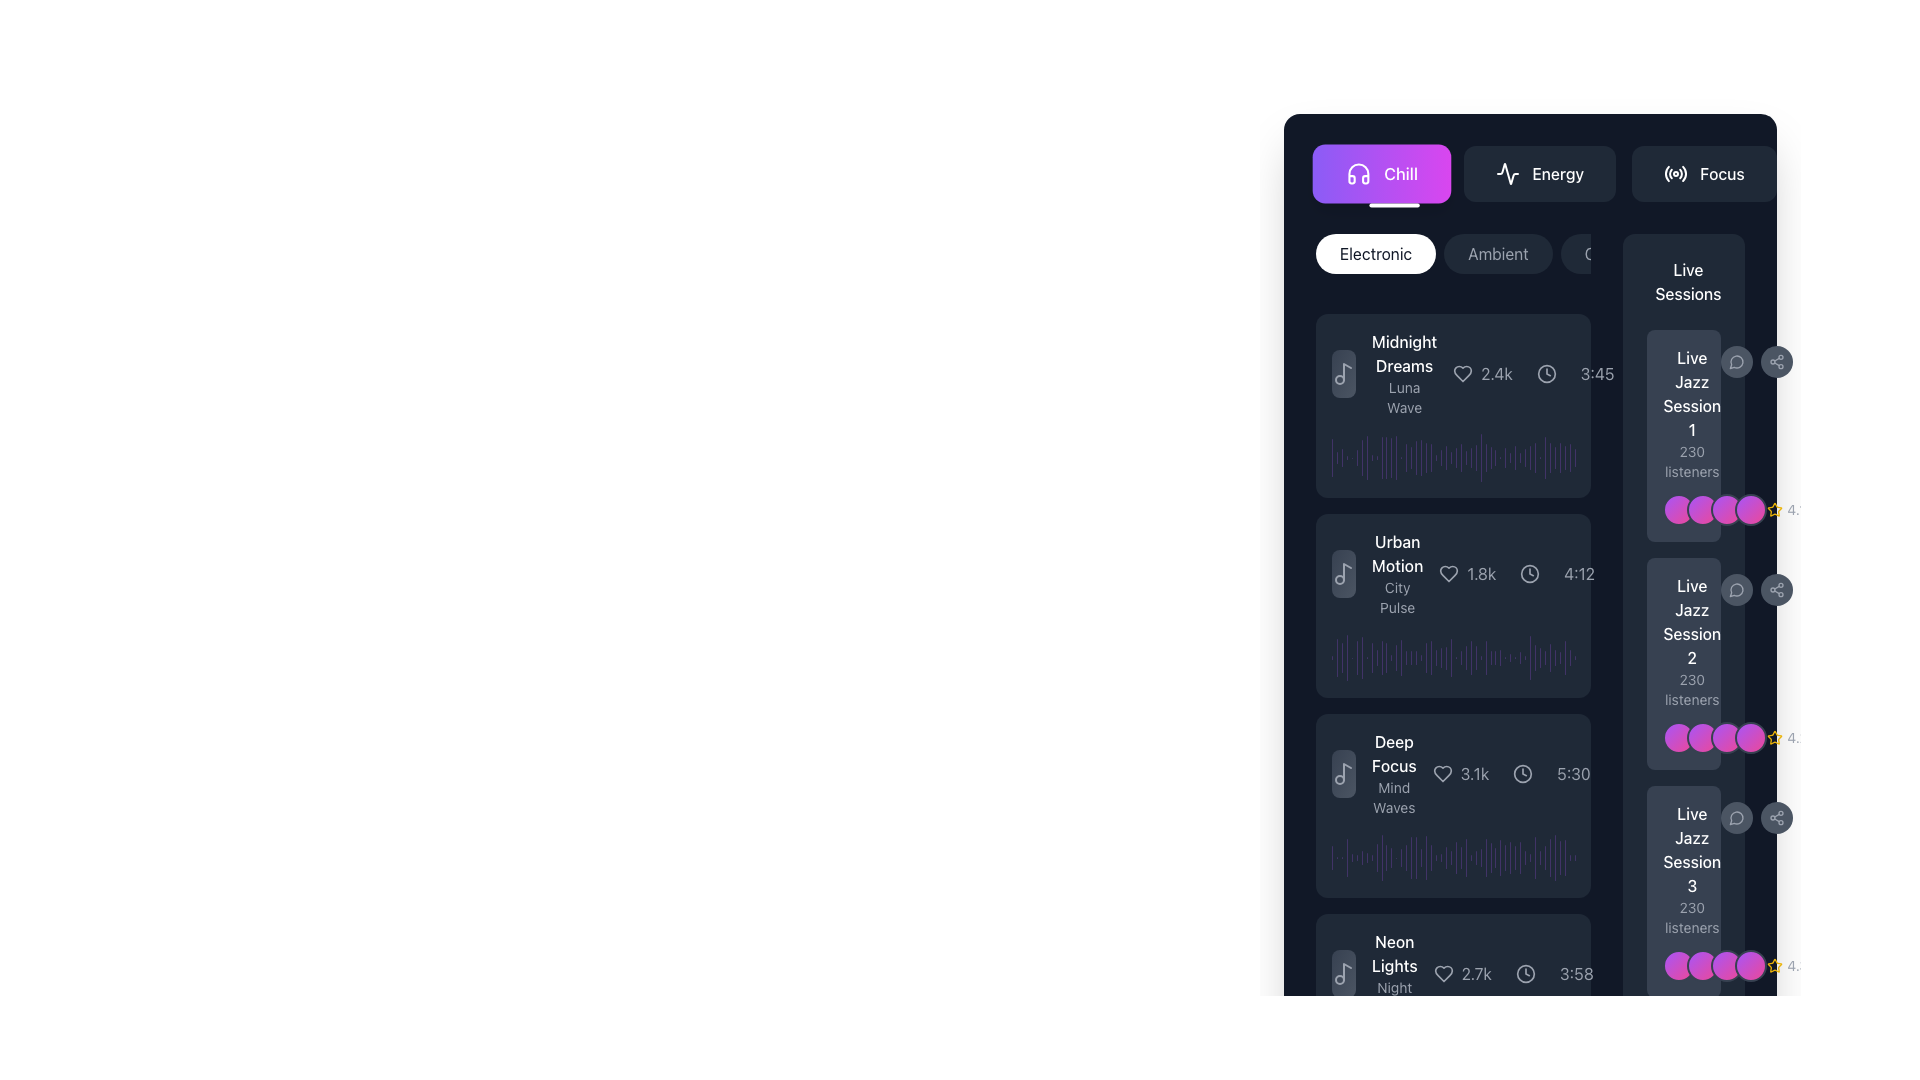  I want to click on the first circular avatar or user indicator located in the bottom right section of the interface, next to the 'Live Jazz Session 3' label, so click(1679, 964).